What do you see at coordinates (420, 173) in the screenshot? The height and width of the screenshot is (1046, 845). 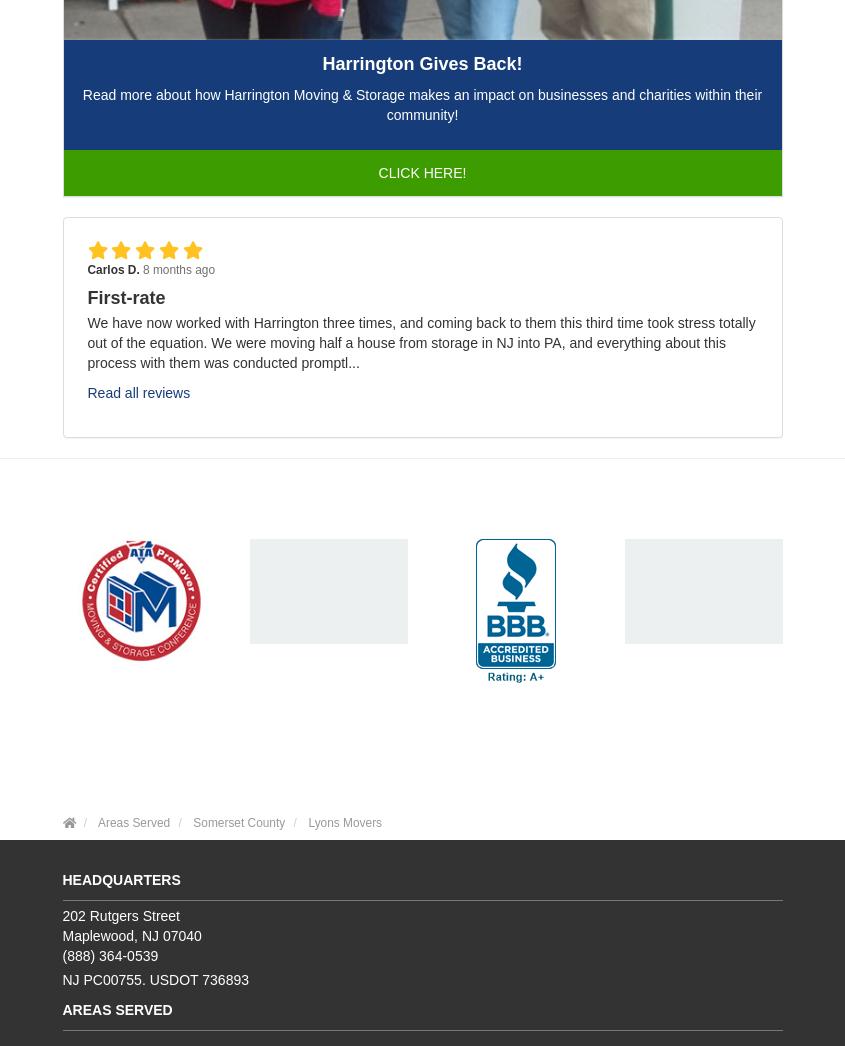 I see `'Click Here!'` at bounding box center [420, 173].